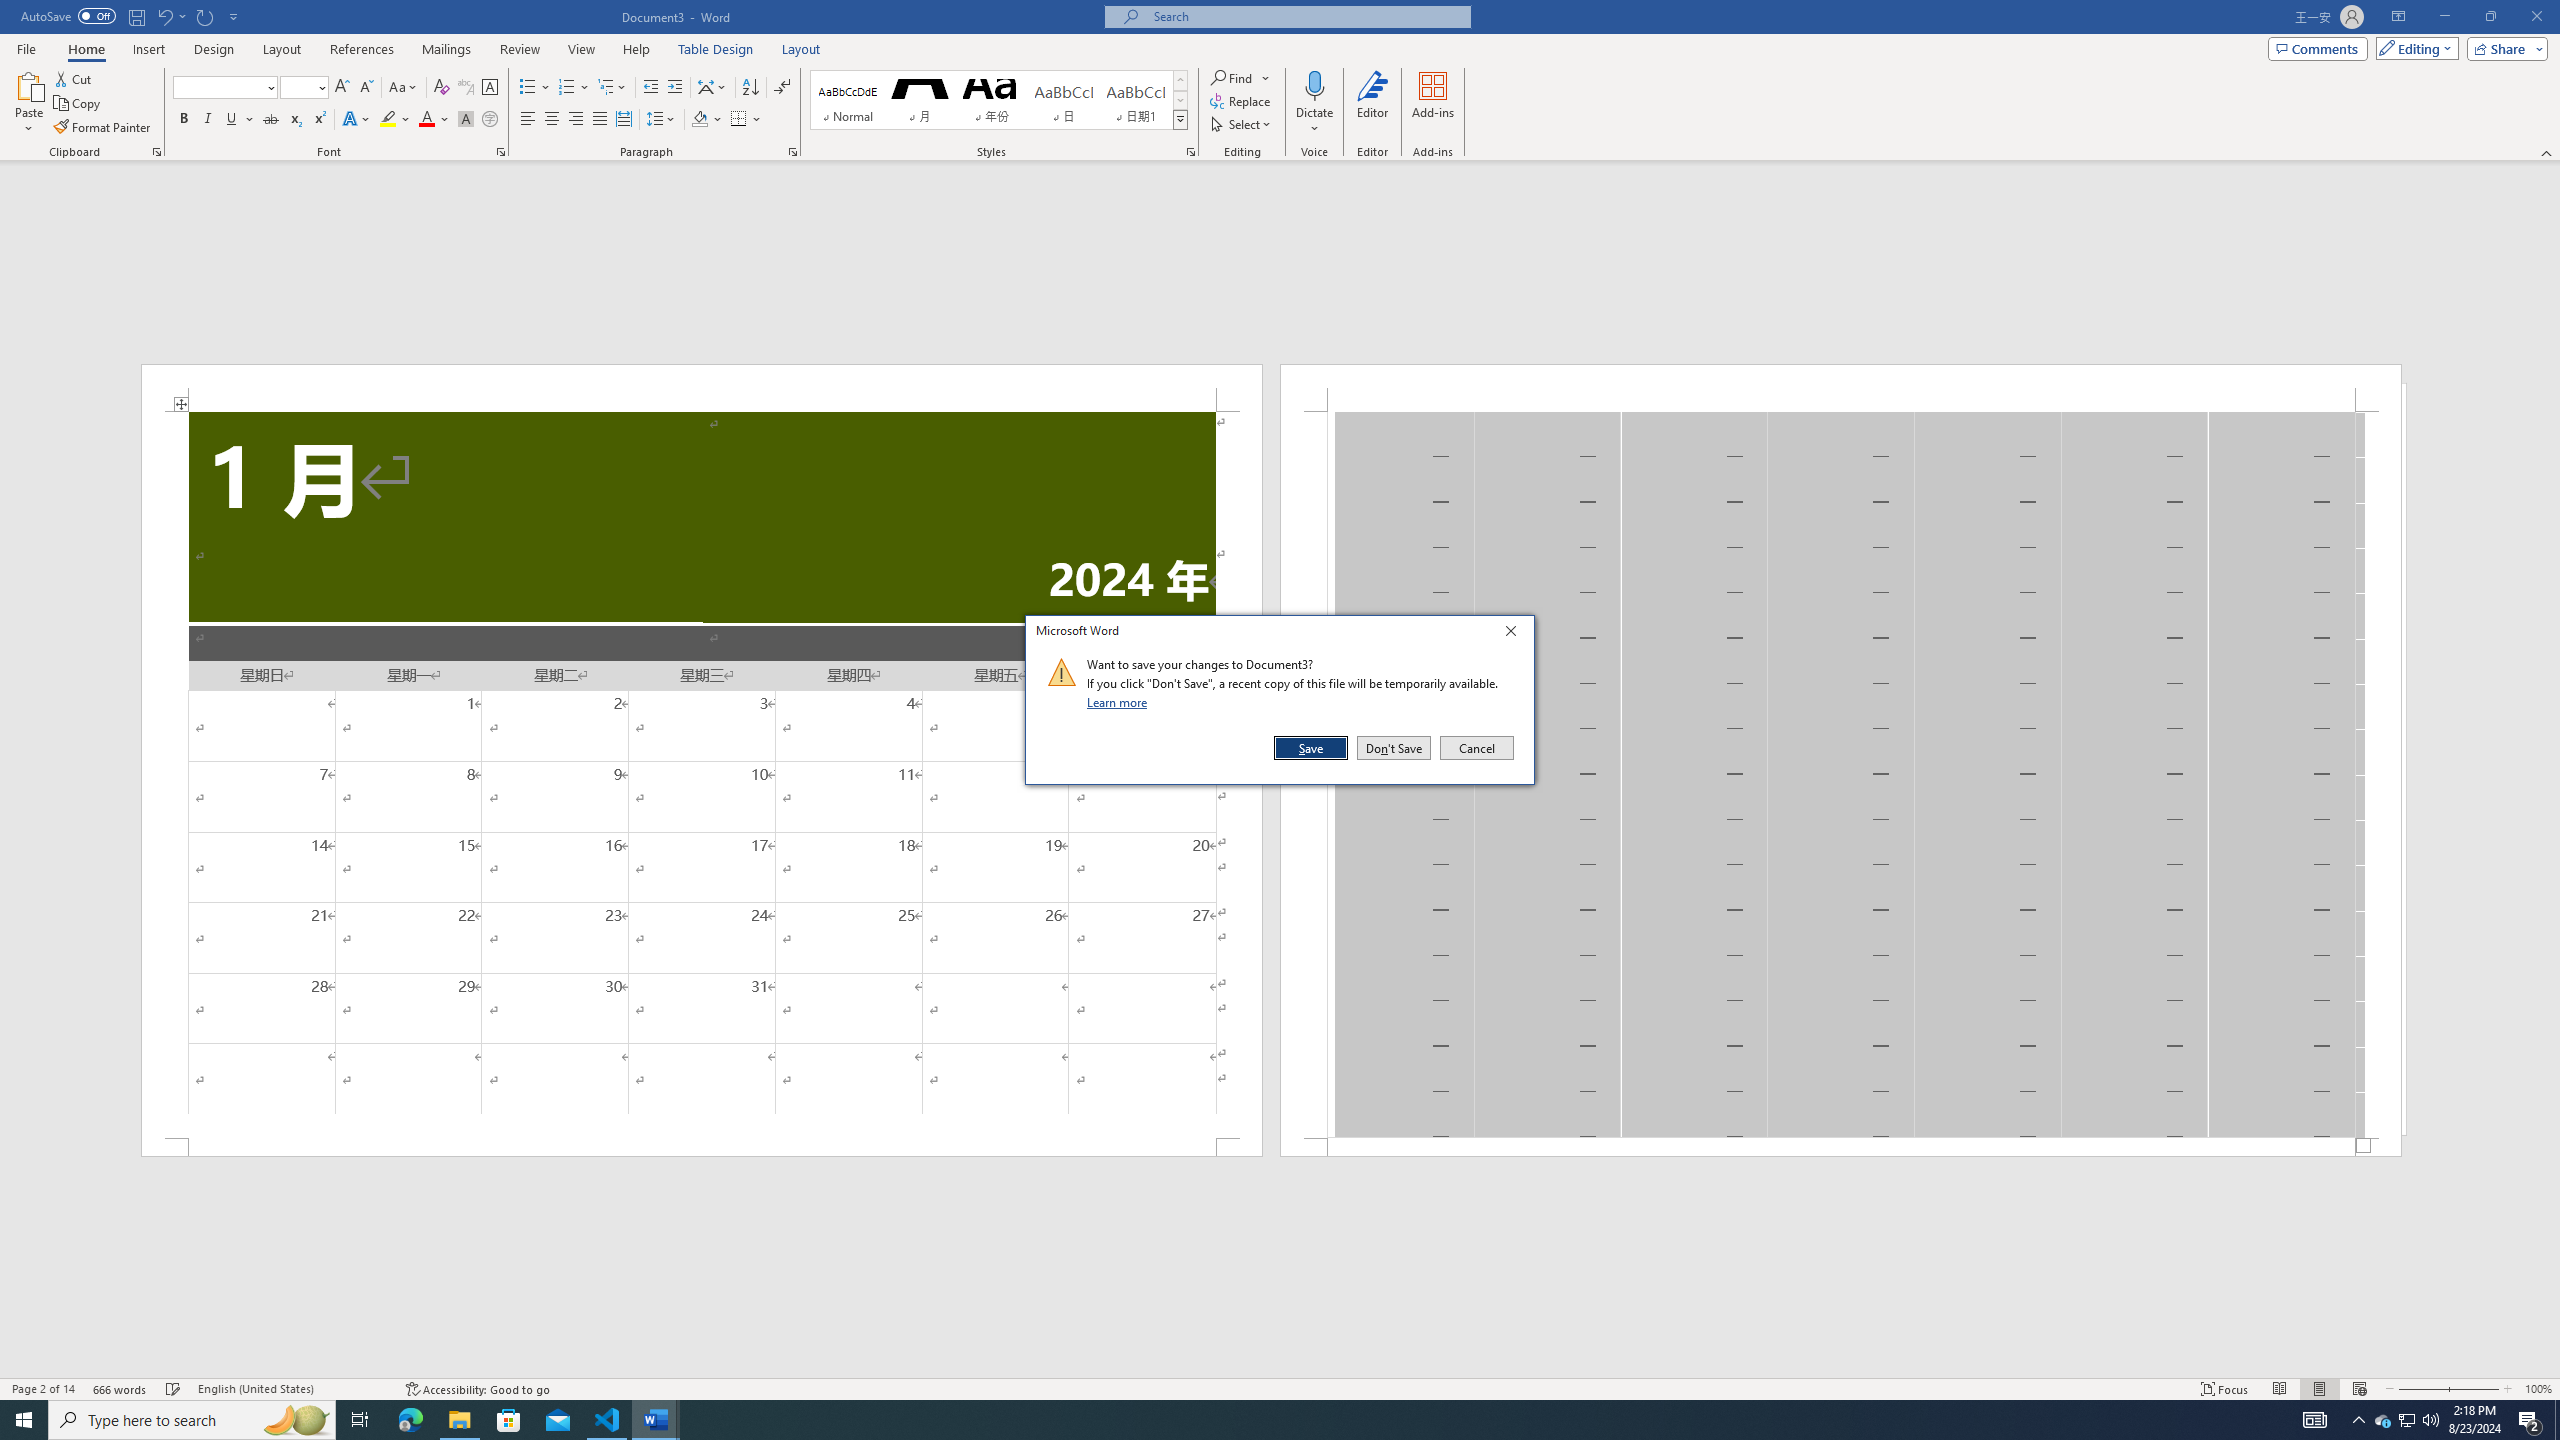 The image size is (2560, 1440). I want to click on 'Clear Formatting', so click(440, 87).